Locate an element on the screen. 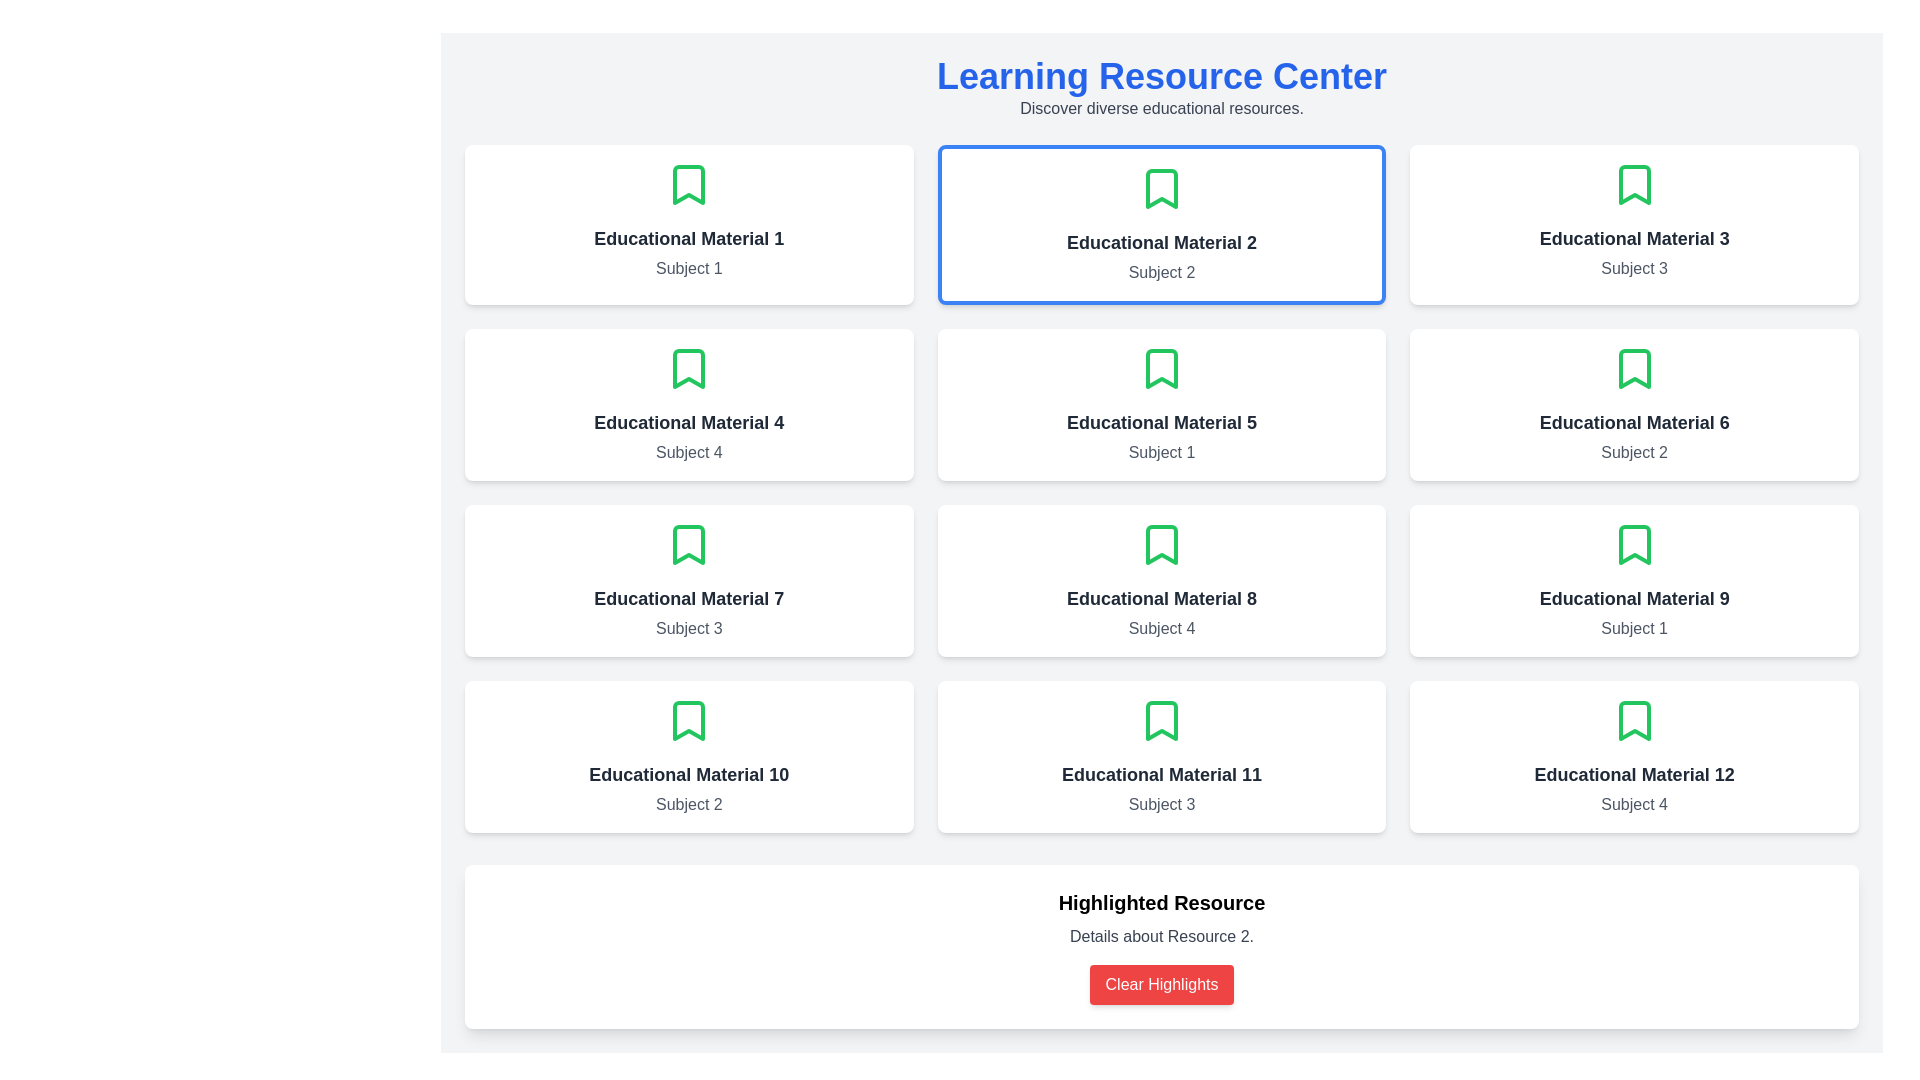  the decorative bookmark icon located at the center-top of the card titled 'Educational Material 3', which is situated in the top-right corner of the 3x4 grid layout is located at coordinates (1634, 185).